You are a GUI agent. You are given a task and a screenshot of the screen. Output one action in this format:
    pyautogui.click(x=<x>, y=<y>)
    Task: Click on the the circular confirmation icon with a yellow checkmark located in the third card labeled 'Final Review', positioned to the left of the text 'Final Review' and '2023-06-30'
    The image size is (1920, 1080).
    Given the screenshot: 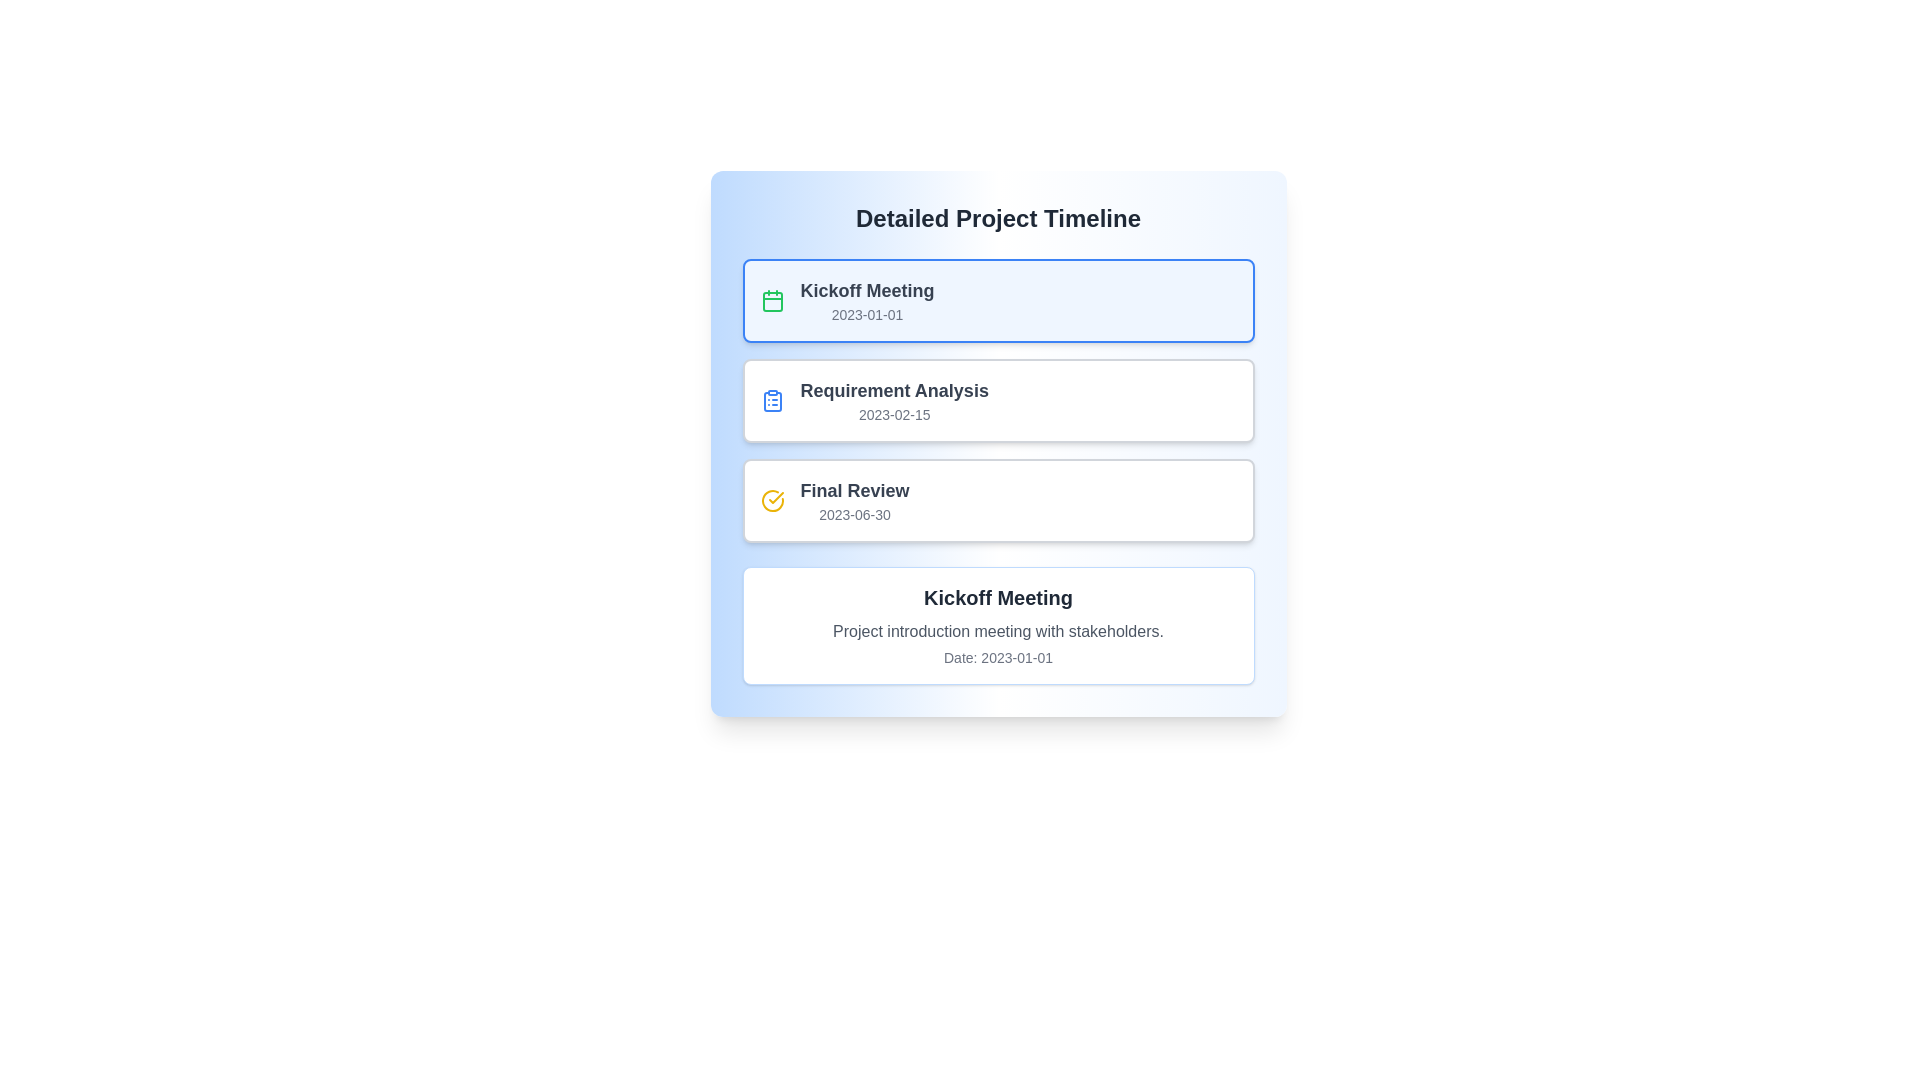 What is the action you would take?
    pyautogui.click(x=771, y=500)
    